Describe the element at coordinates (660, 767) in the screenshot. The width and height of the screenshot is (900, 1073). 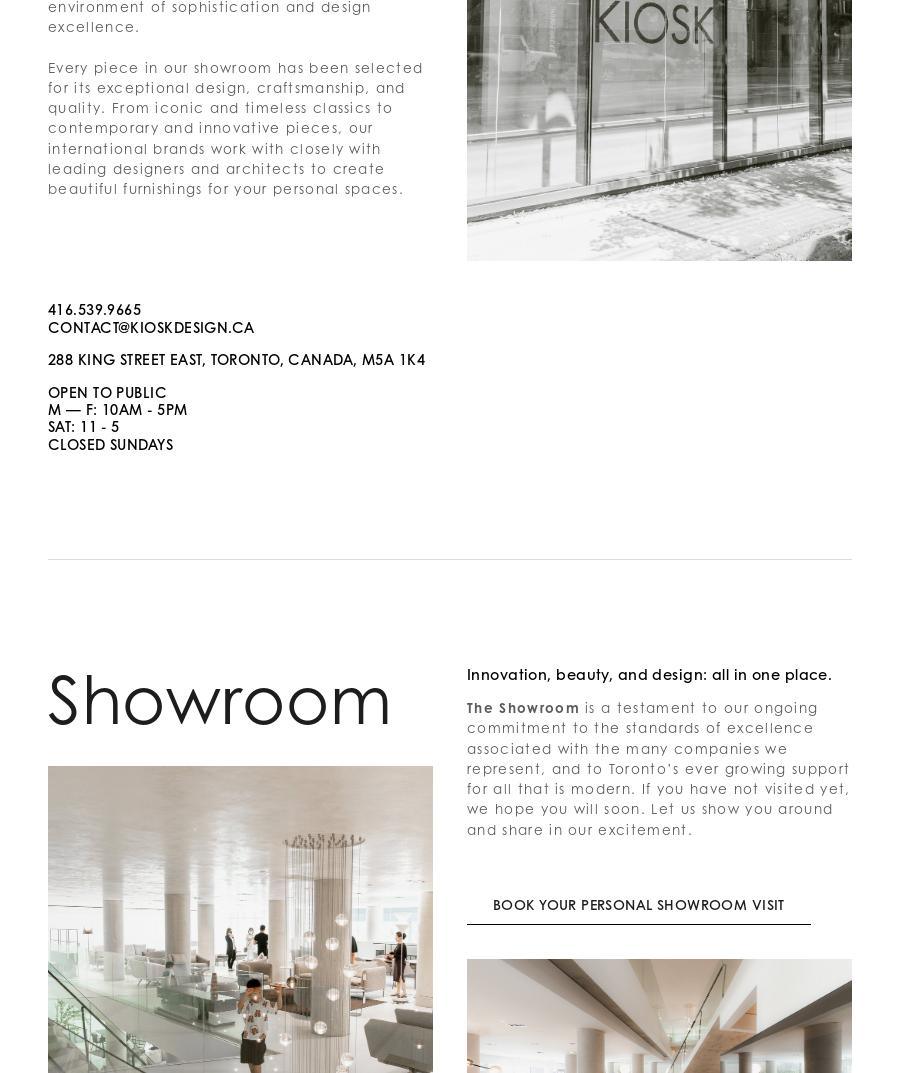
I see `'is a testament to our ongoing commitment to the standards of excellence associated with the many companies we represent, and to Toronto’s ever growing support for all that is modern. If you have not visited yet, we hope you will soon. Let us show you around and share in our excitement.'` at that location.